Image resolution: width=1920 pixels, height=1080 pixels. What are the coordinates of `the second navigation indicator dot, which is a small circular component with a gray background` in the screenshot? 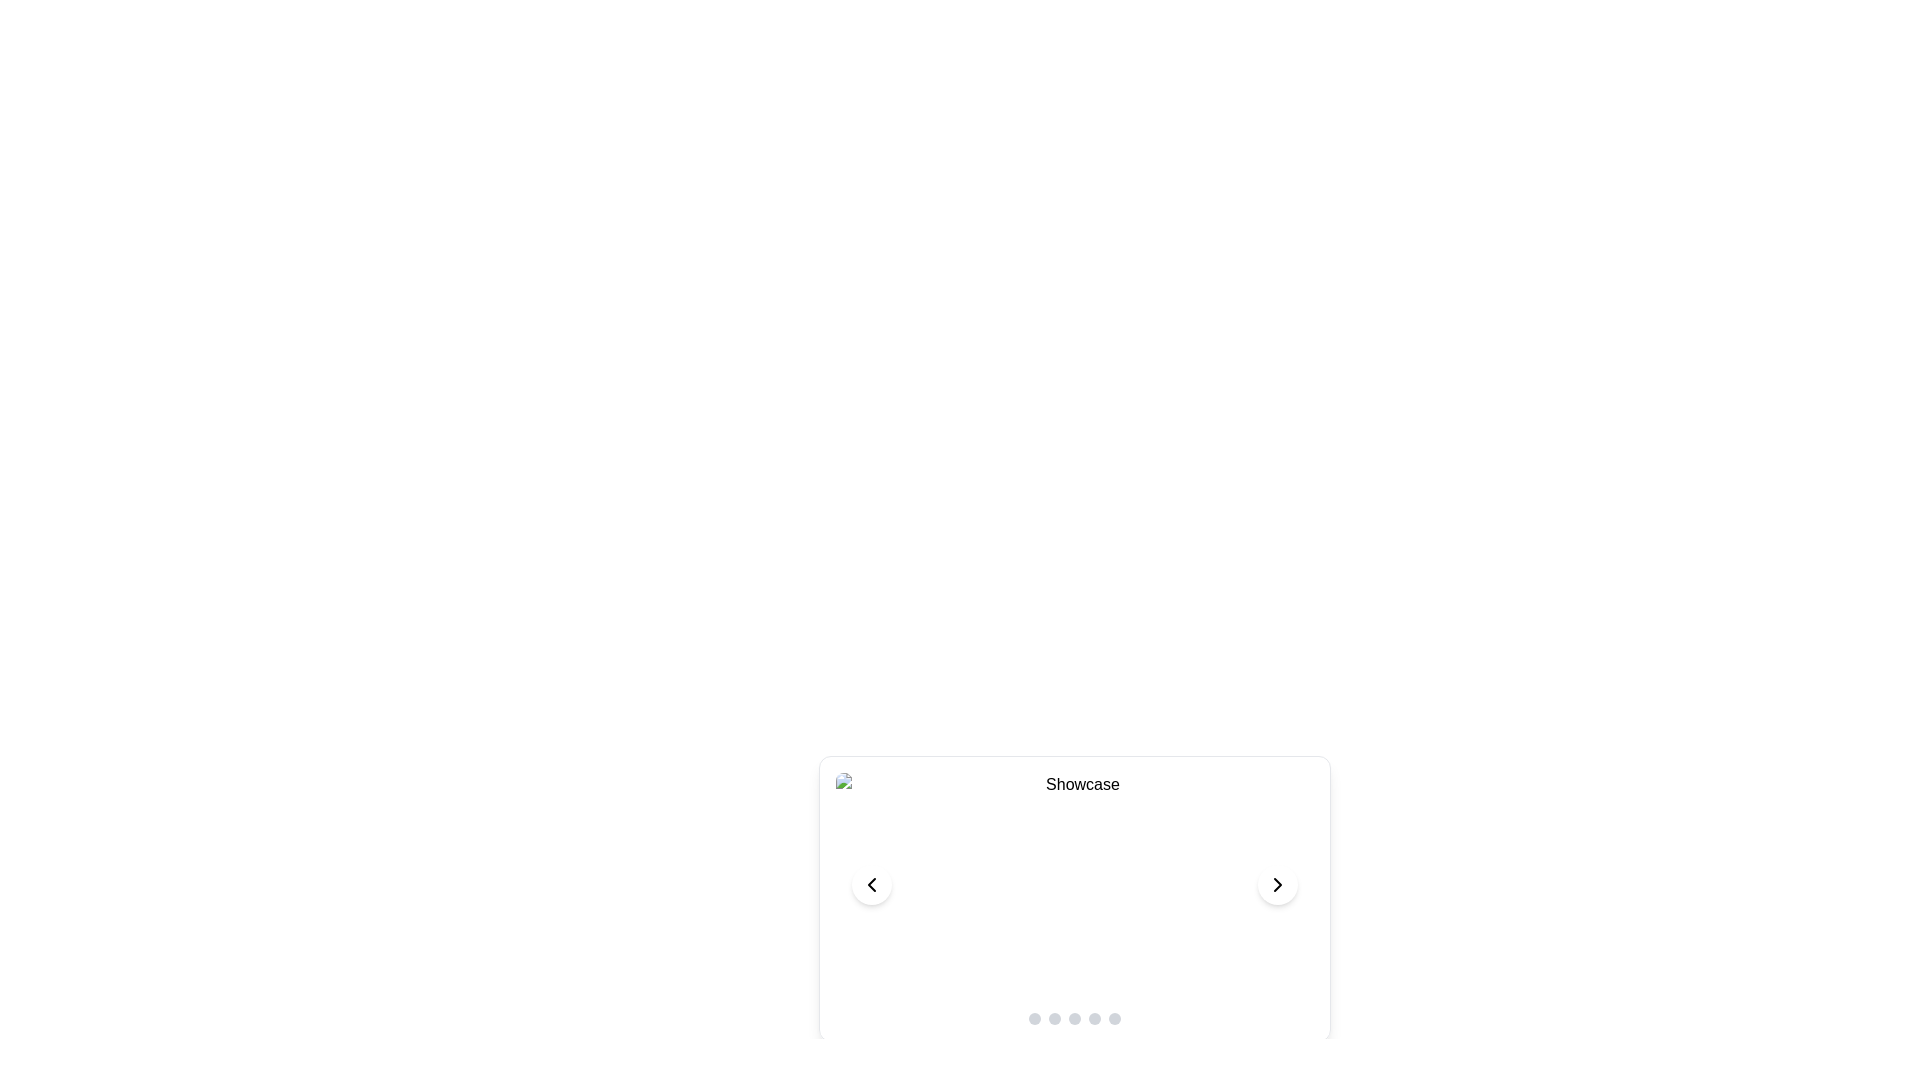 It's located at (1054, 1018).